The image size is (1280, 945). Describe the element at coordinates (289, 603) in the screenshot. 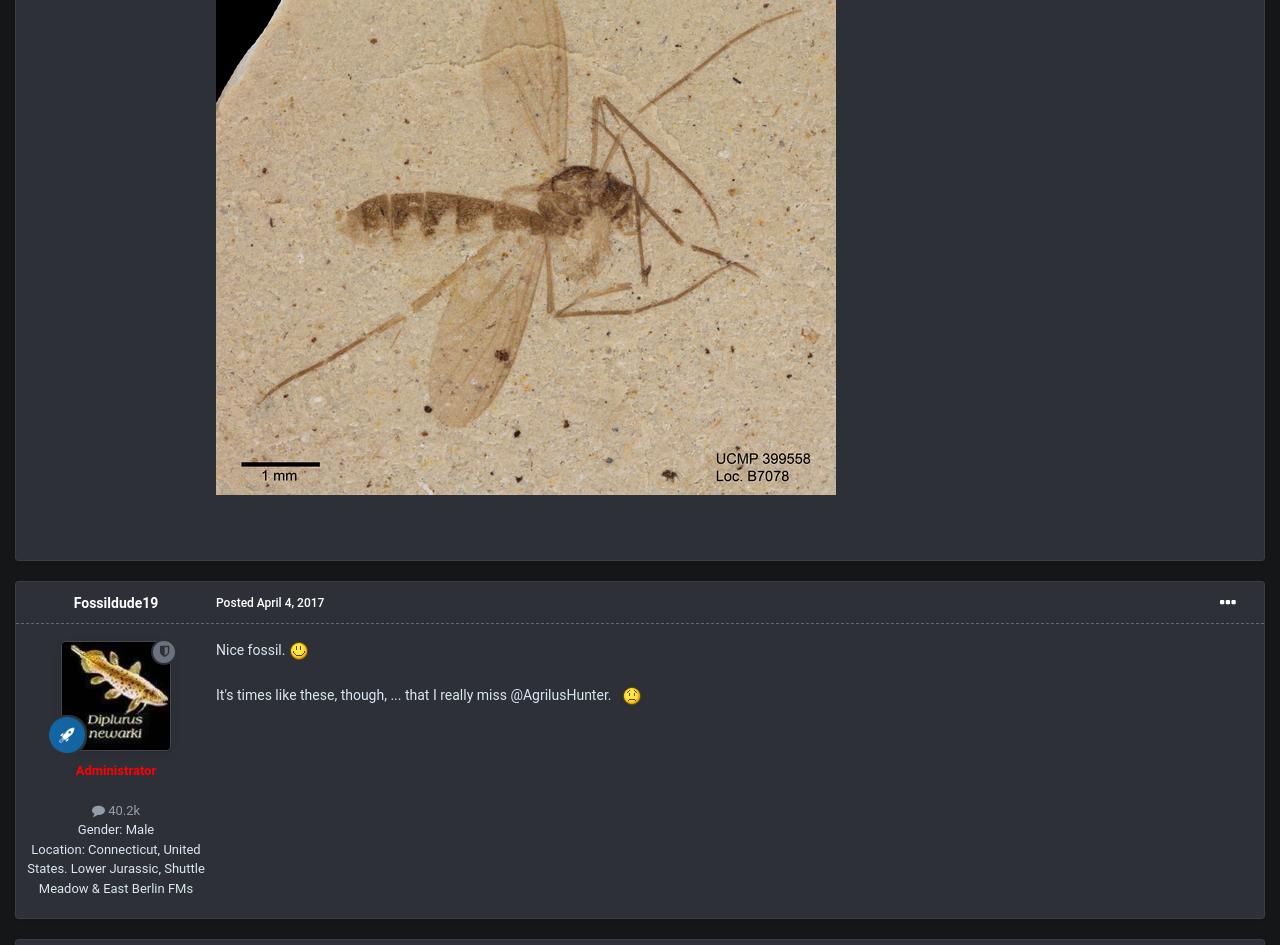

I see `'April 4, 2017'` at that location.